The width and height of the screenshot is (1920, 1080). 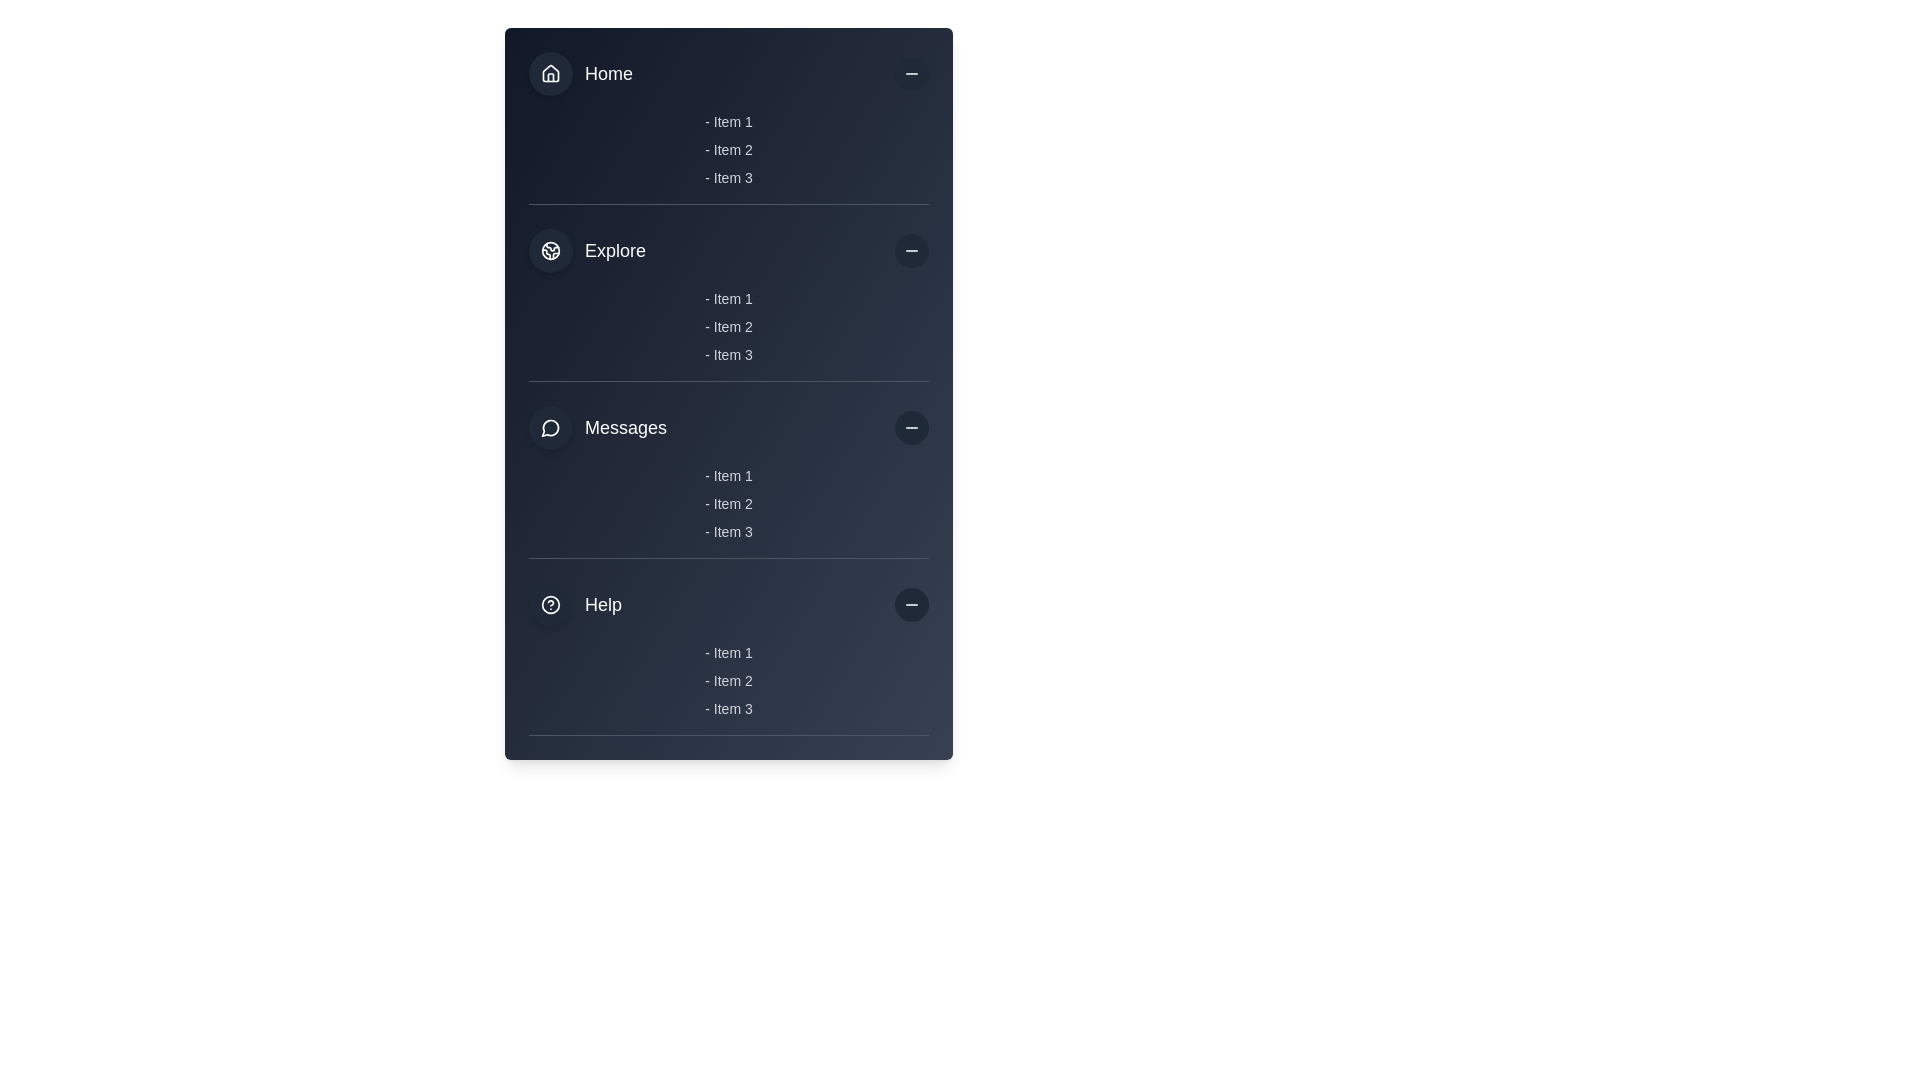 What do you see at coordinates (602, 604) in the screenshot?
I see `the 'Help' section heading text label in the sidebar, which is located to the right of a question mark icon and above a list of subitems` at bounding box center [602, 604].